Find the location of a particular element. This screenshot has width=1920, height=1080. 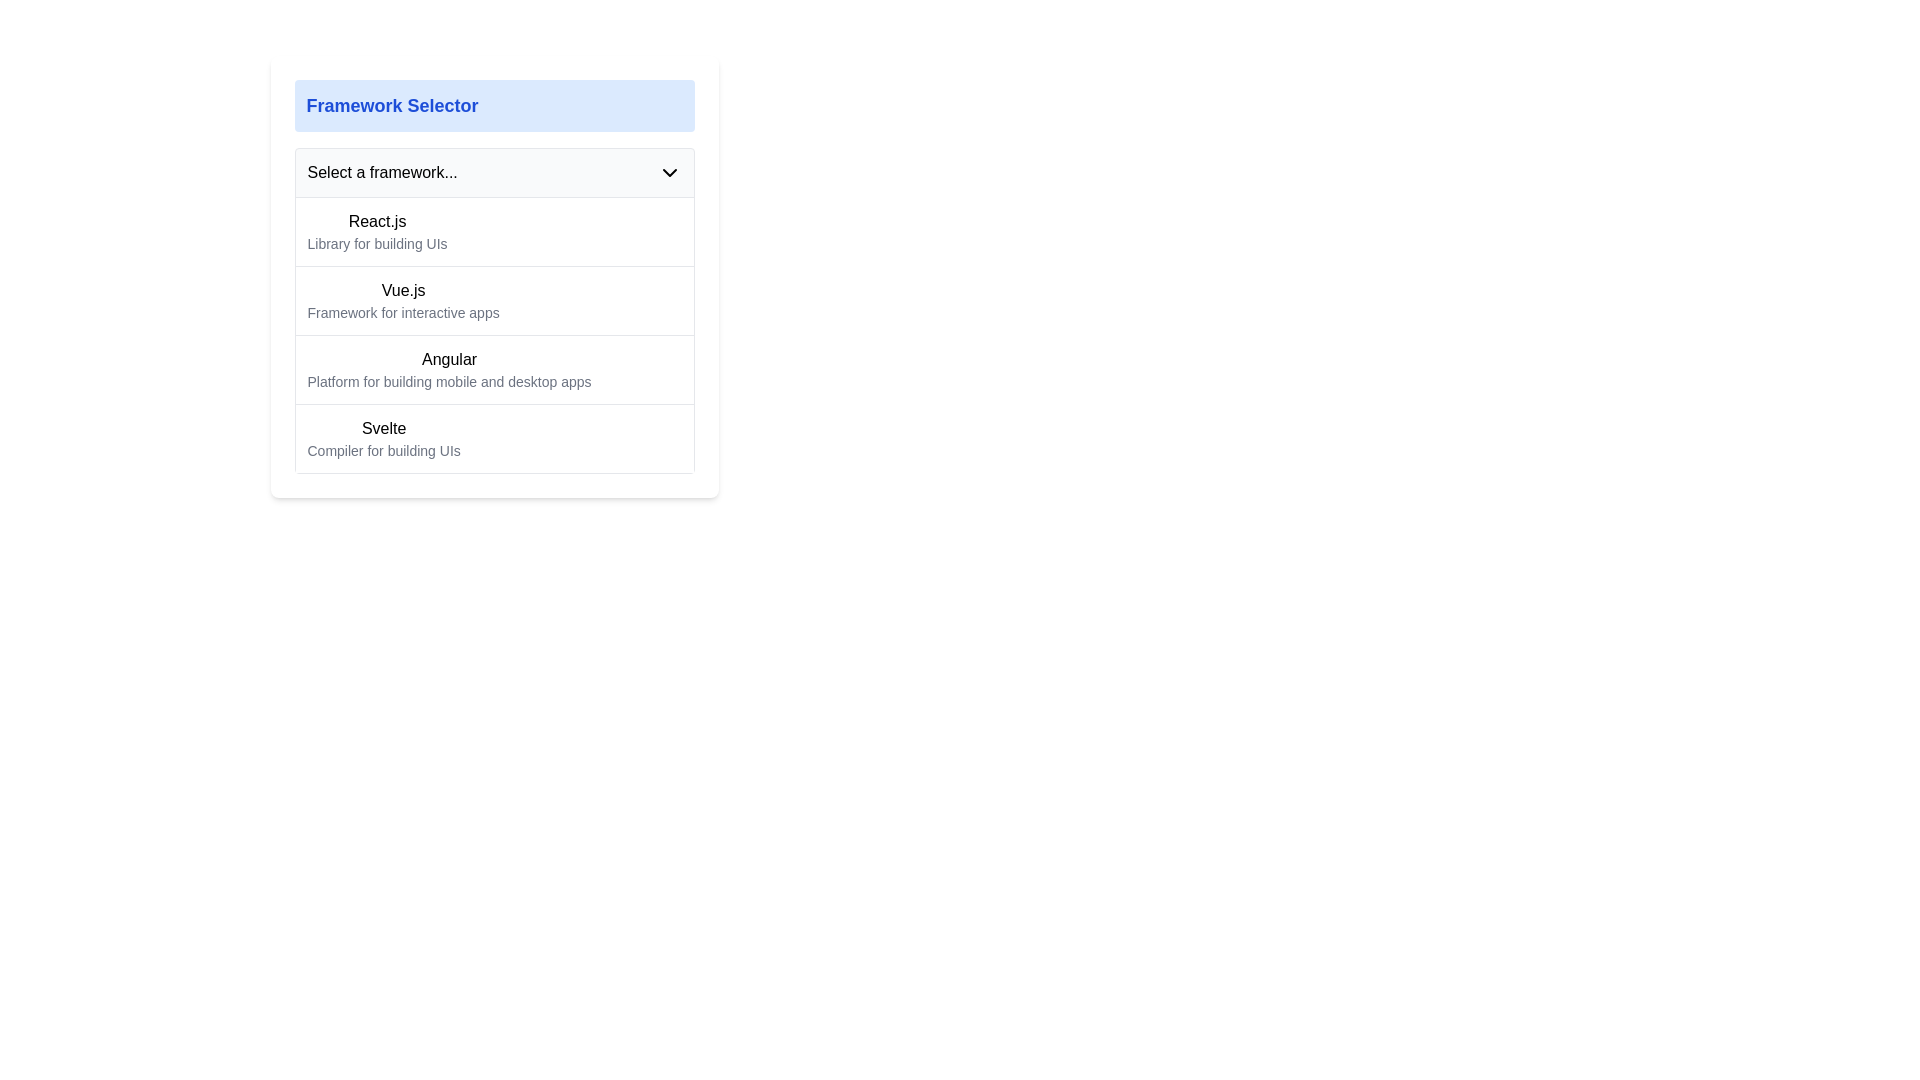

the downward pointing chevron icon located on the far right of the dropdown menu header that says 'Select a framework...' is located at coordinates (669, 172).